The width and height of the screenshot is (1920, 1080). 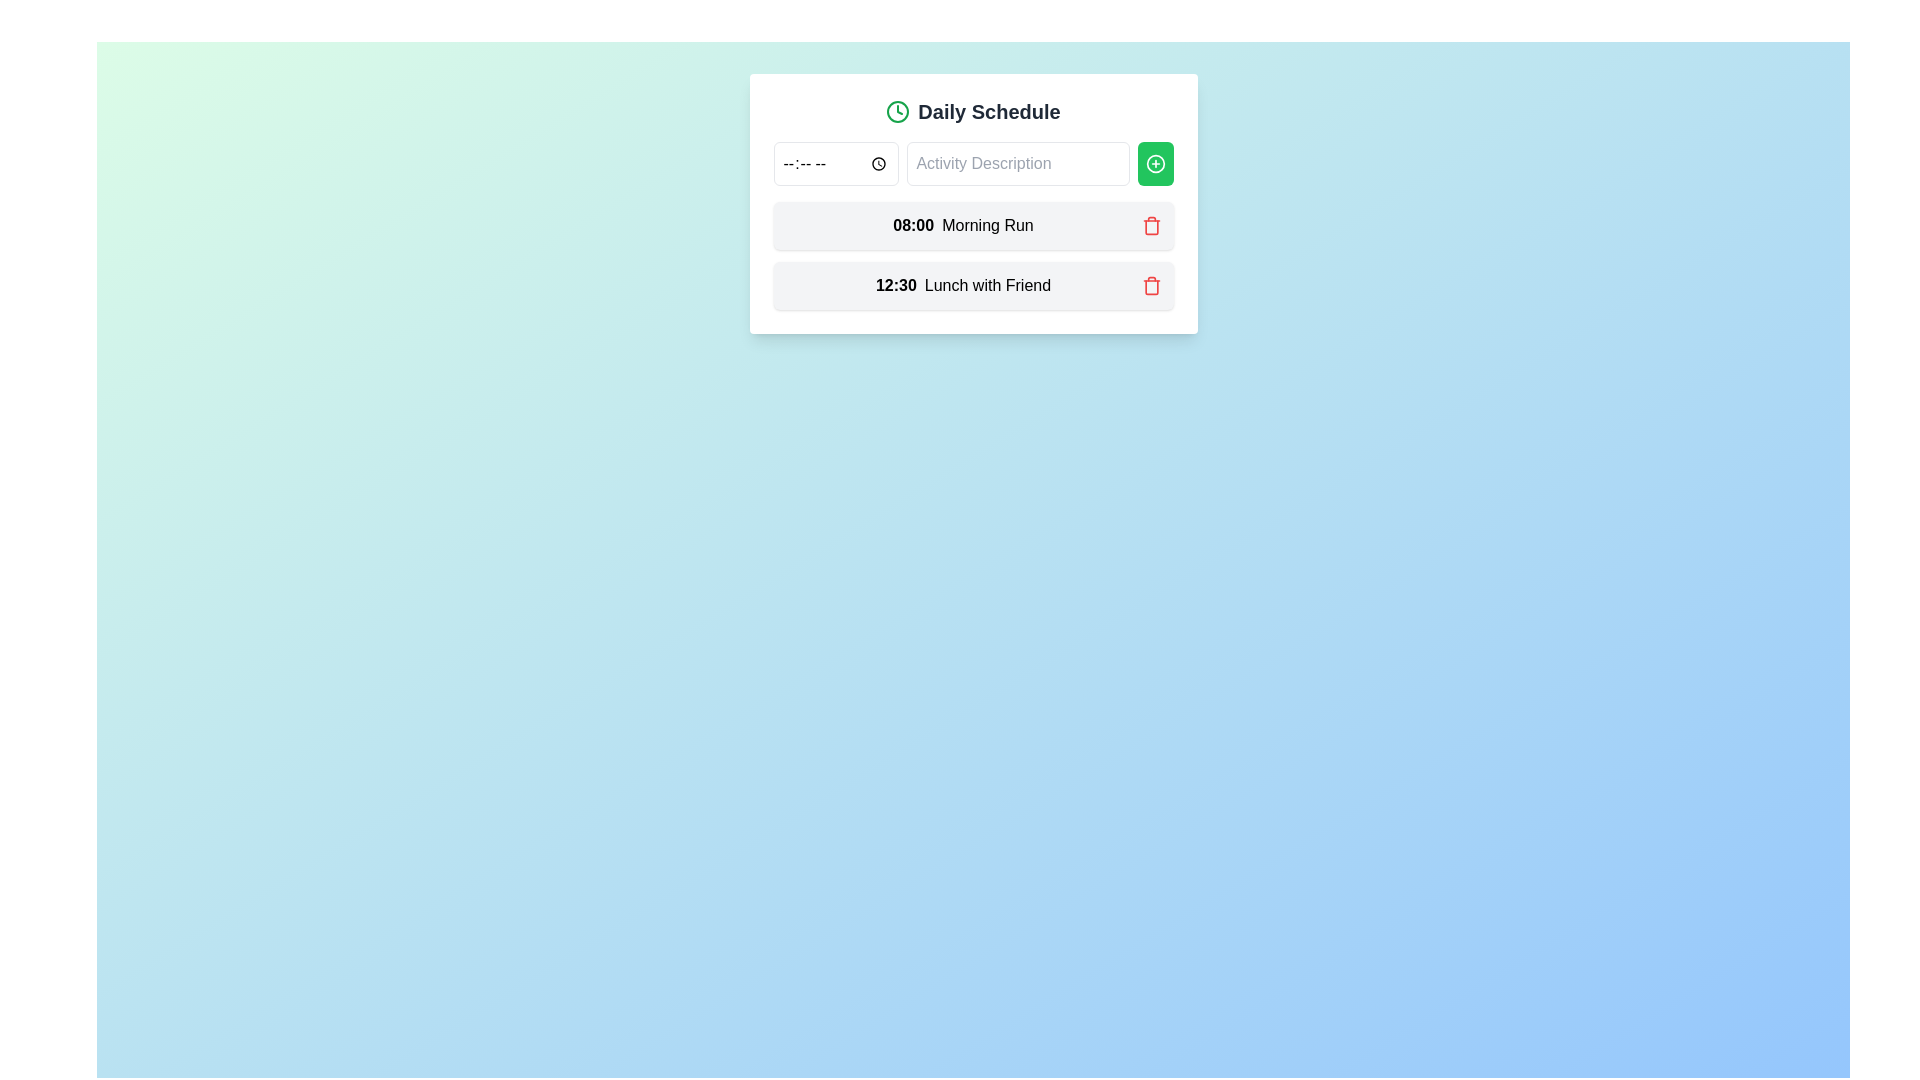 I want to click on to select the first scheduled event item in the 'Daily Schedule' card, so click(x=973, y=225).